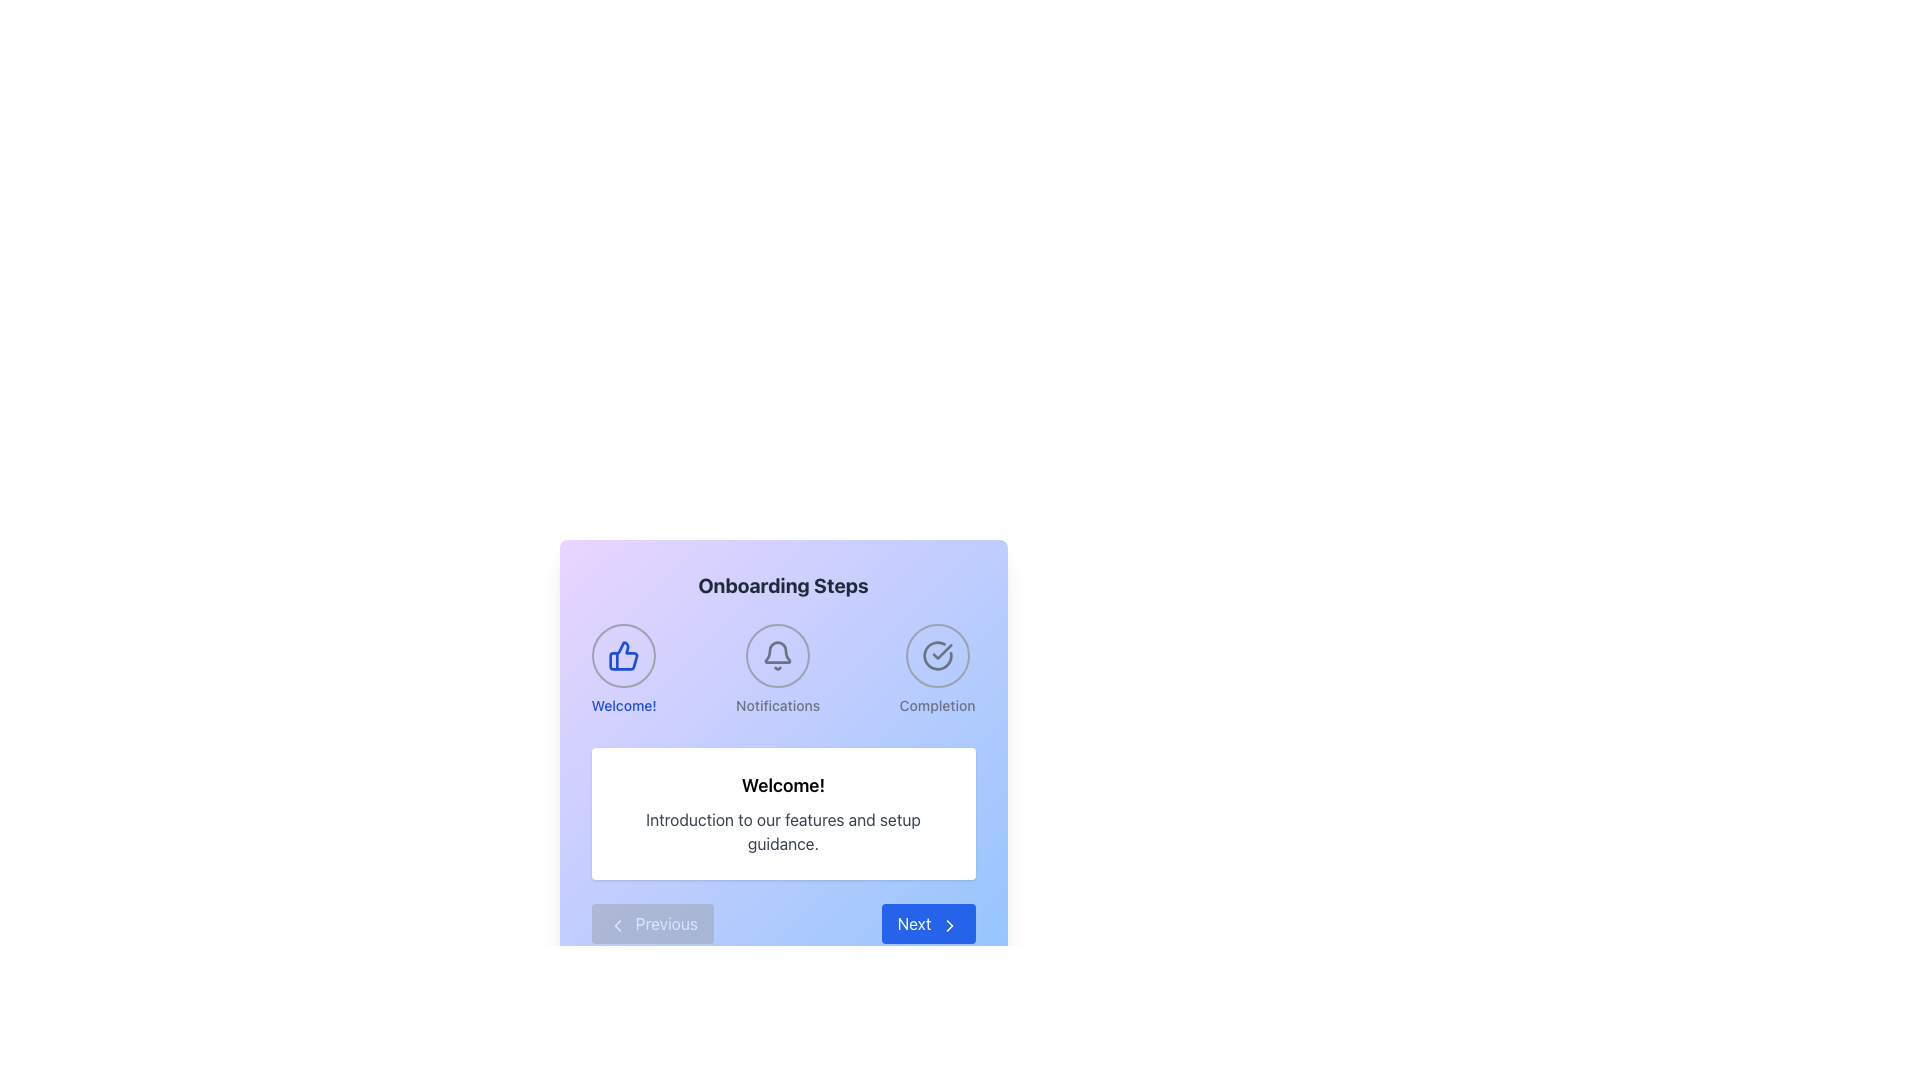 The height and width of the screenshot is (1080, 1920). I want to click on the checkmark icon within the circular 'Completion' icon in the 'Onboarding Steps' interface to indicate completion, so click(941, 651).